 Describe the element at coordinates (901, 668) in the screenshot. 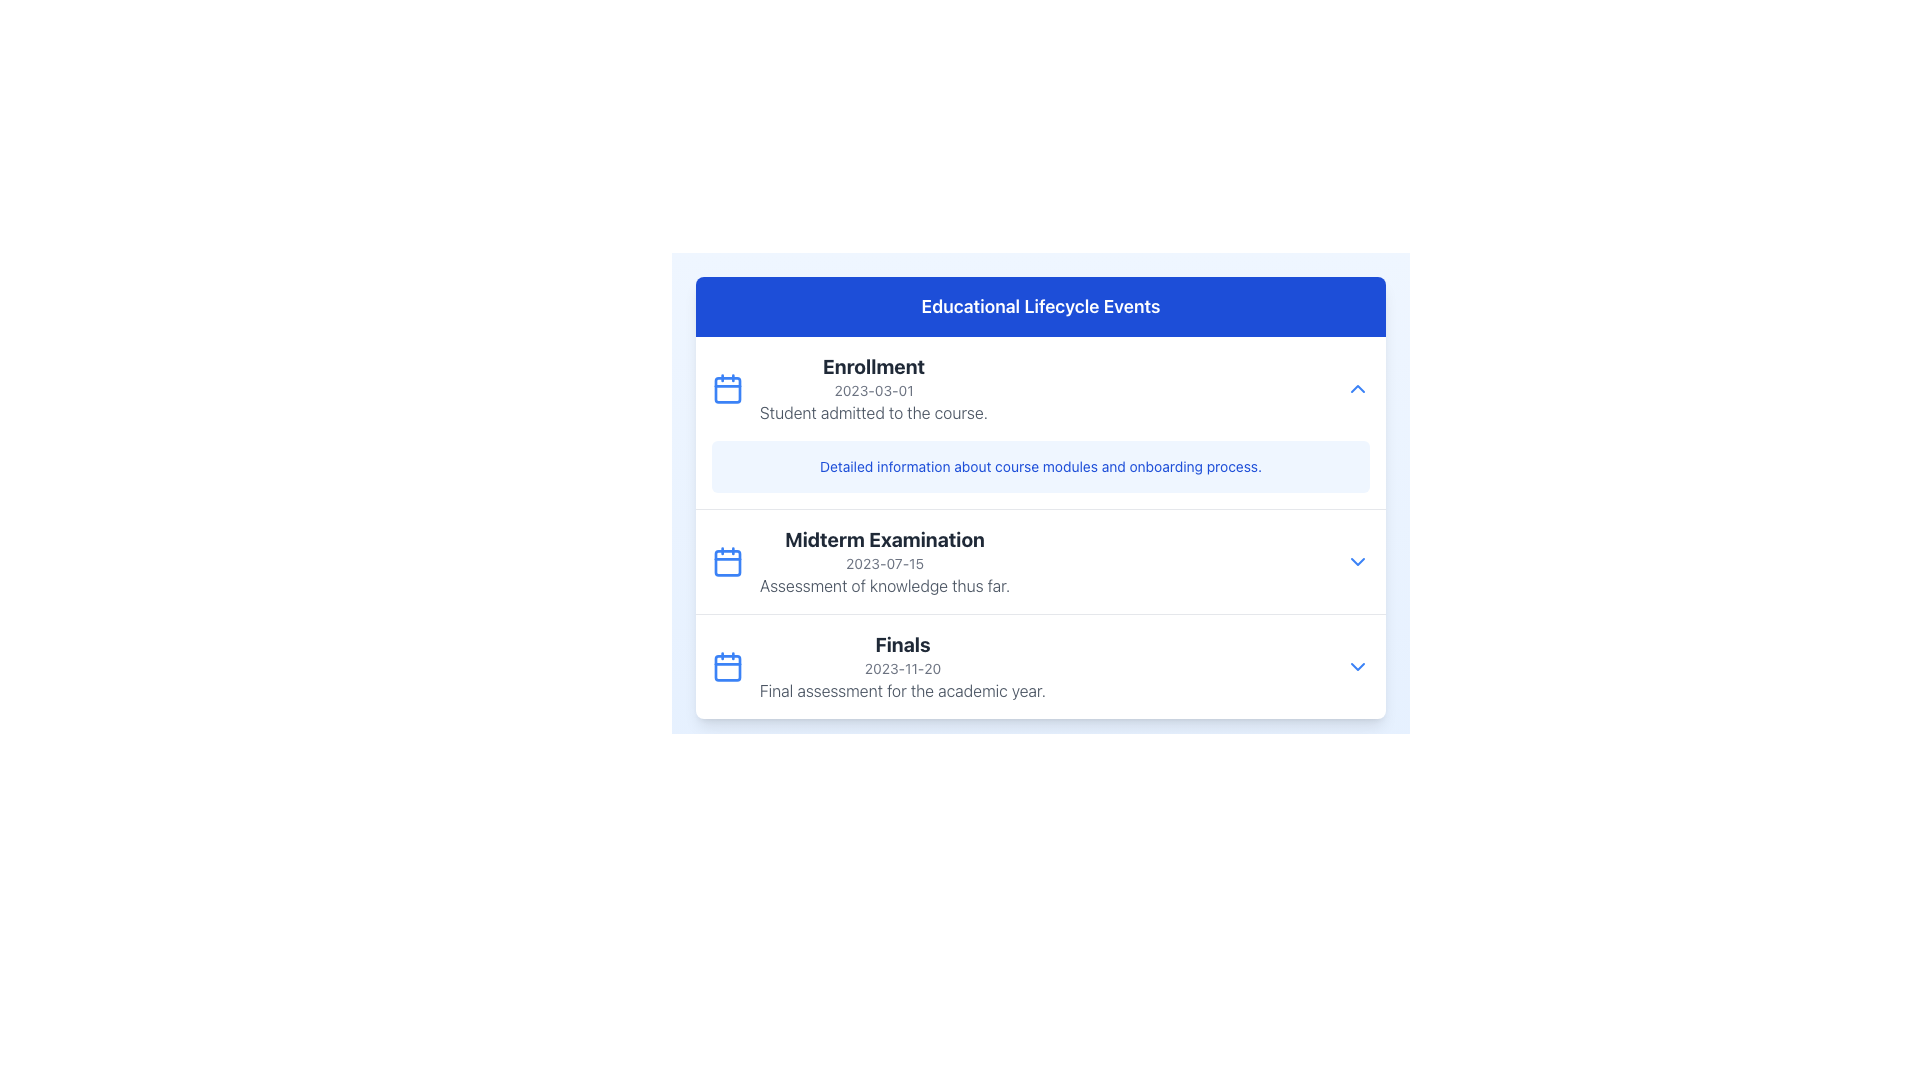

I see `the text label displaying the date '2023-11-20', which is located beneath the bold title 'Finals' and above the descriptive text 'Final assessment for the academic year.'` at that location.